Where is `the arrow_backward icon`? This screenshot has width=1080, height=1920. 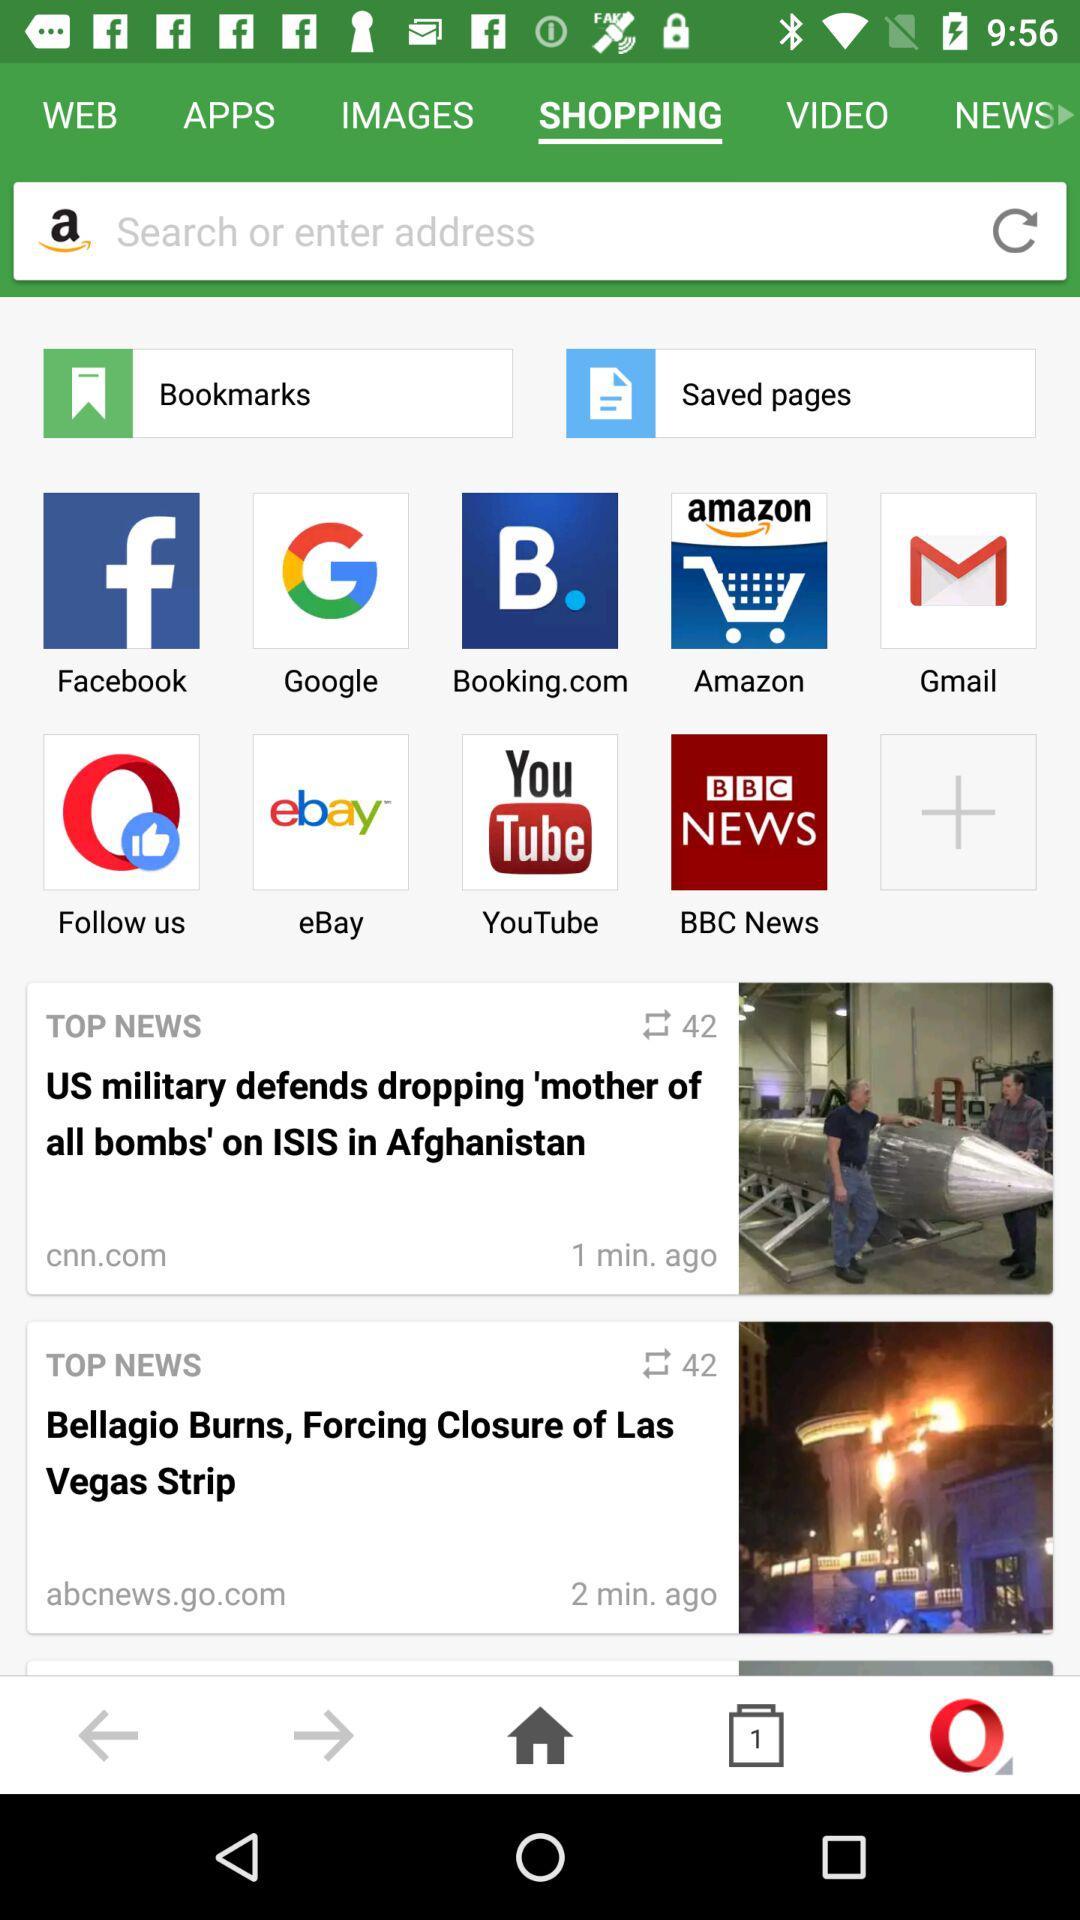 the arrow_backward icon is located at coordinates (108, 1734).